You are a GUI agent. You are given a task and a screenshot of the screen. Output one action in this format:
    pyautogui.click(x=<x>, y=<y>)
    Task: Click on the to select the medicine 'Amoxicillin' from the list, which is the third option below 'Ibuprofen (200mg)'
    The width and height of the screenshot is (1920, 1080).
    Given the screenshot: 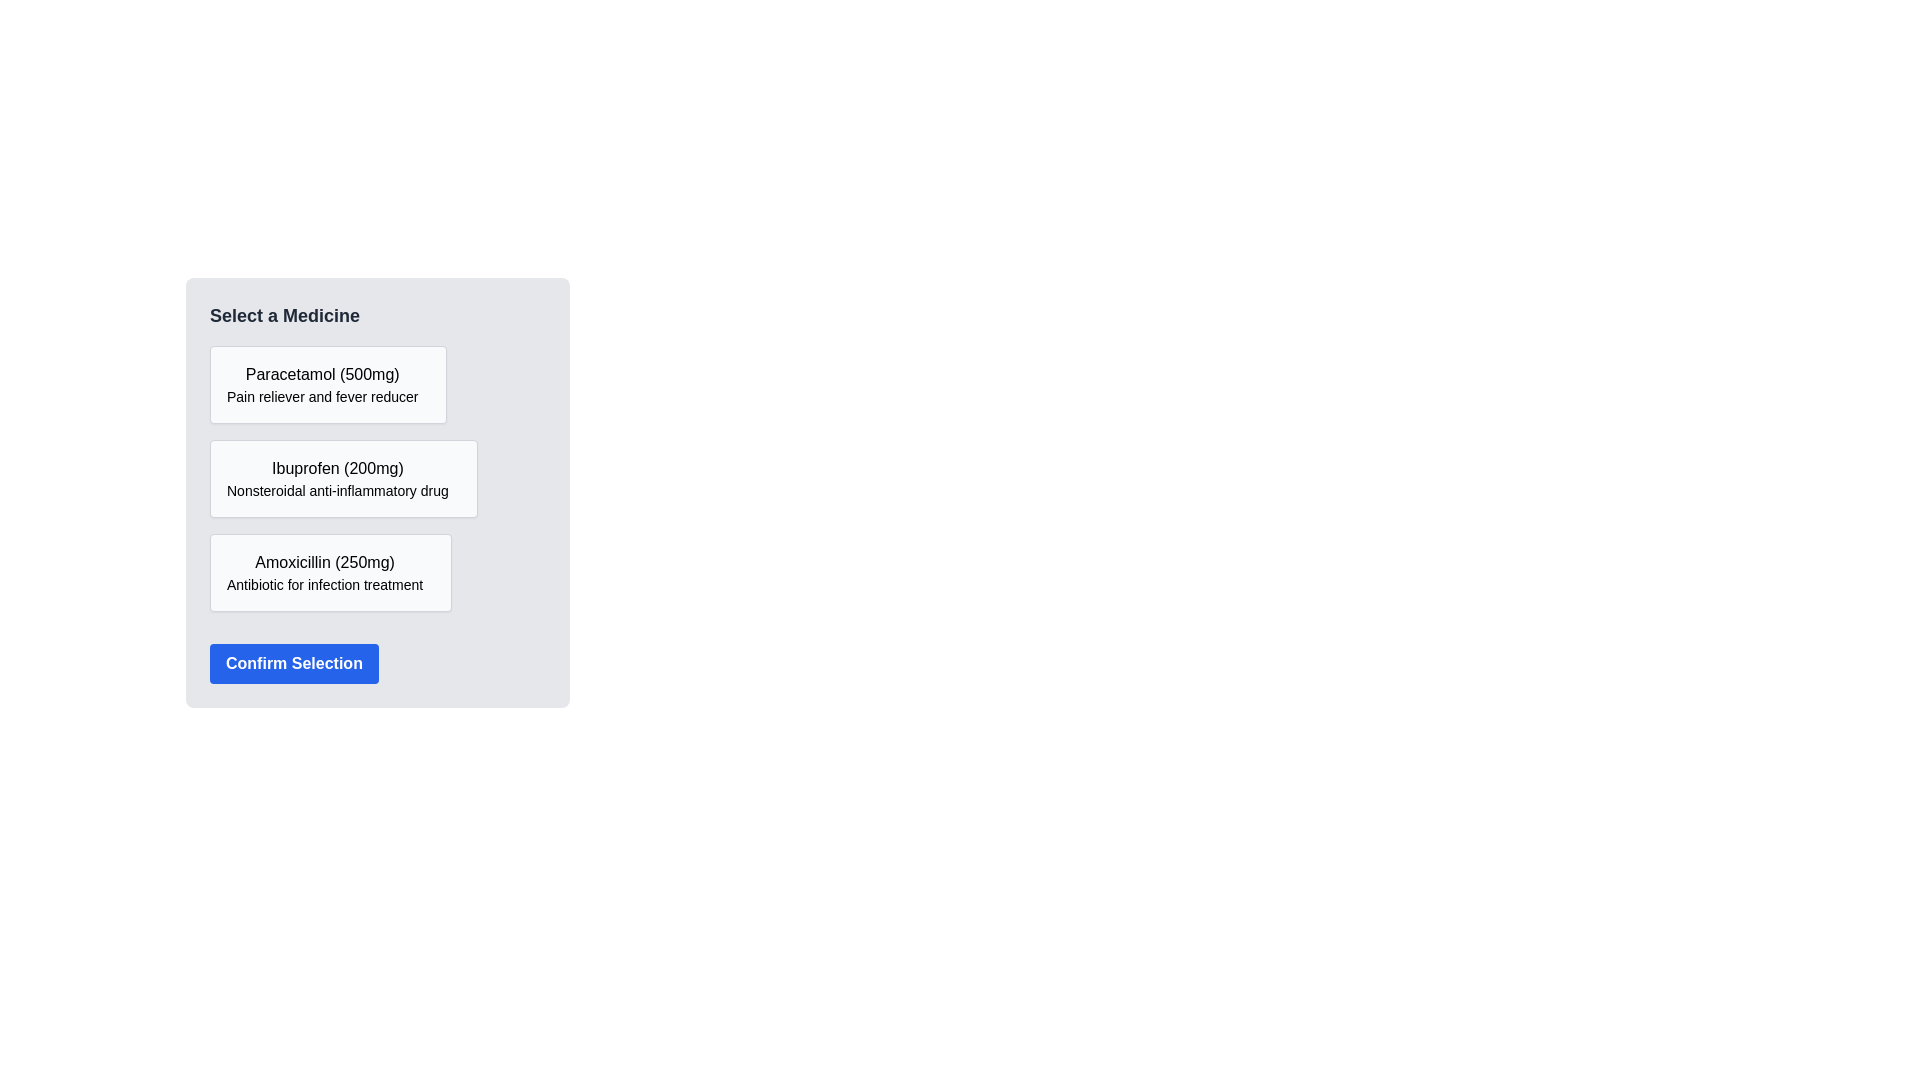 What is the action you would take?
    pyautogui.click(x=325, y=573)
    